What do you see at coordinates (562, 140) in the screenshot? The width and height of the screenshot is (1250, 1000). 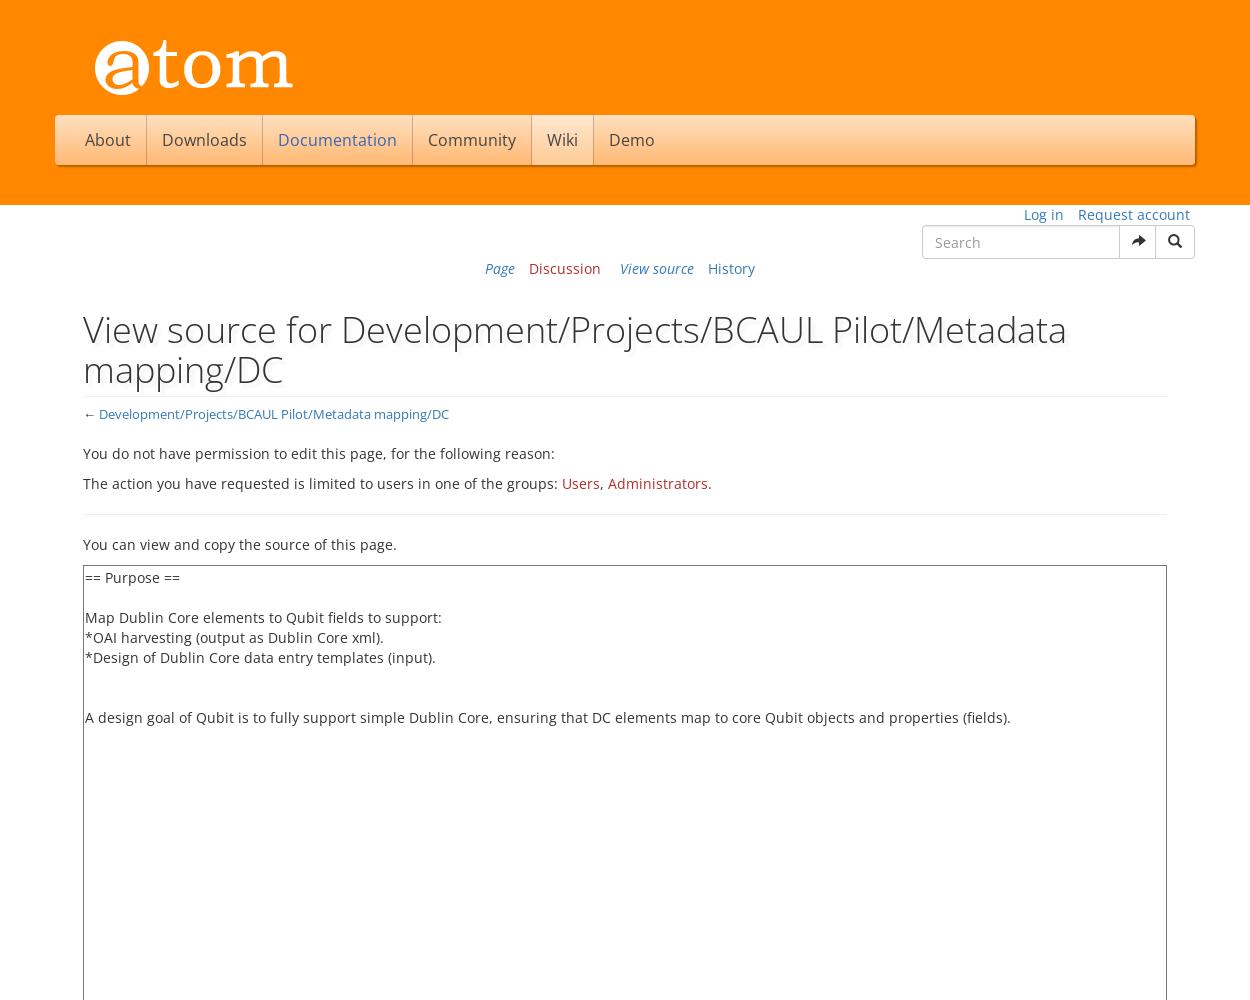 I see `'Wiki'` at bounding box center [562, 140].